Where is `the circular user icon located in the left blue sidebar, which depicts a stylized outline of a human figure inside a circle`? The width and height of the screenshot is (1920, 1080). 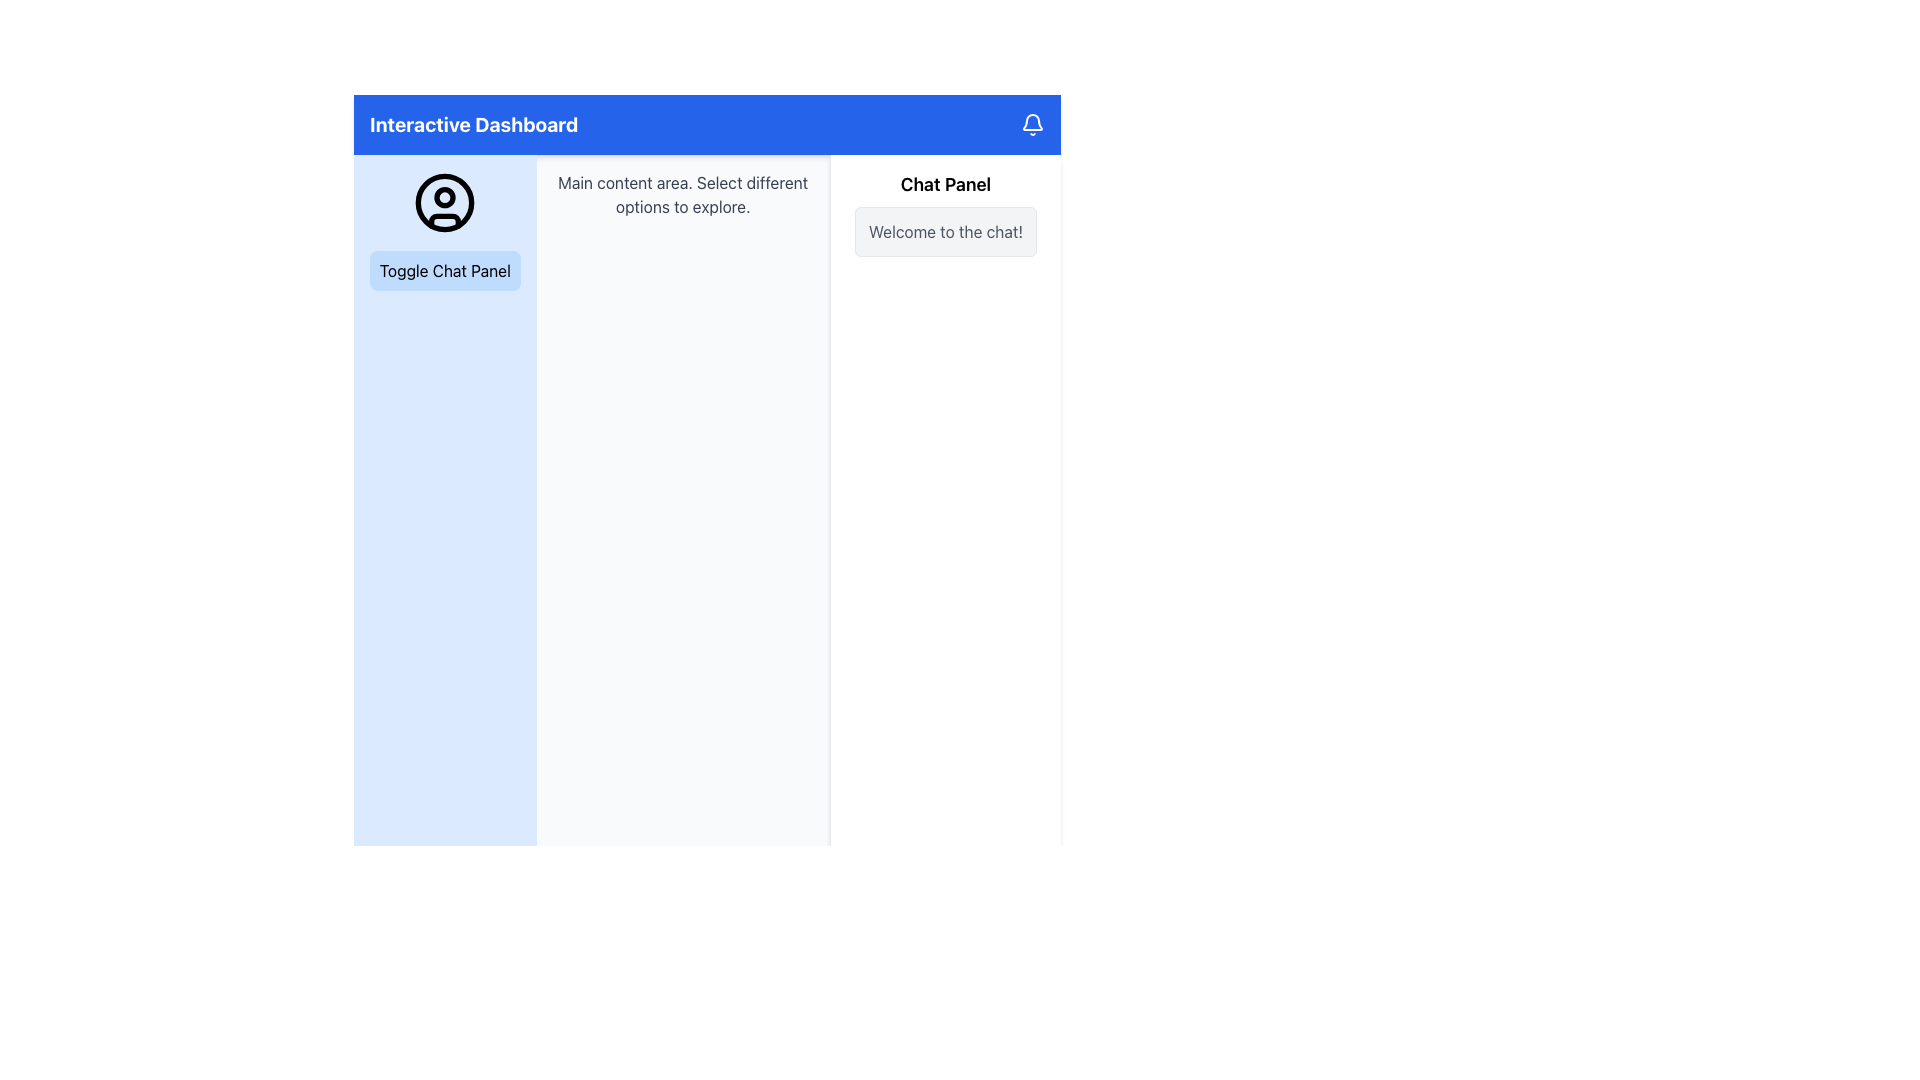 the circular user icon located in the left blue sidebar, which depicts a stylized outline of a human figure inside a circle is located at coordinates (444, 203).